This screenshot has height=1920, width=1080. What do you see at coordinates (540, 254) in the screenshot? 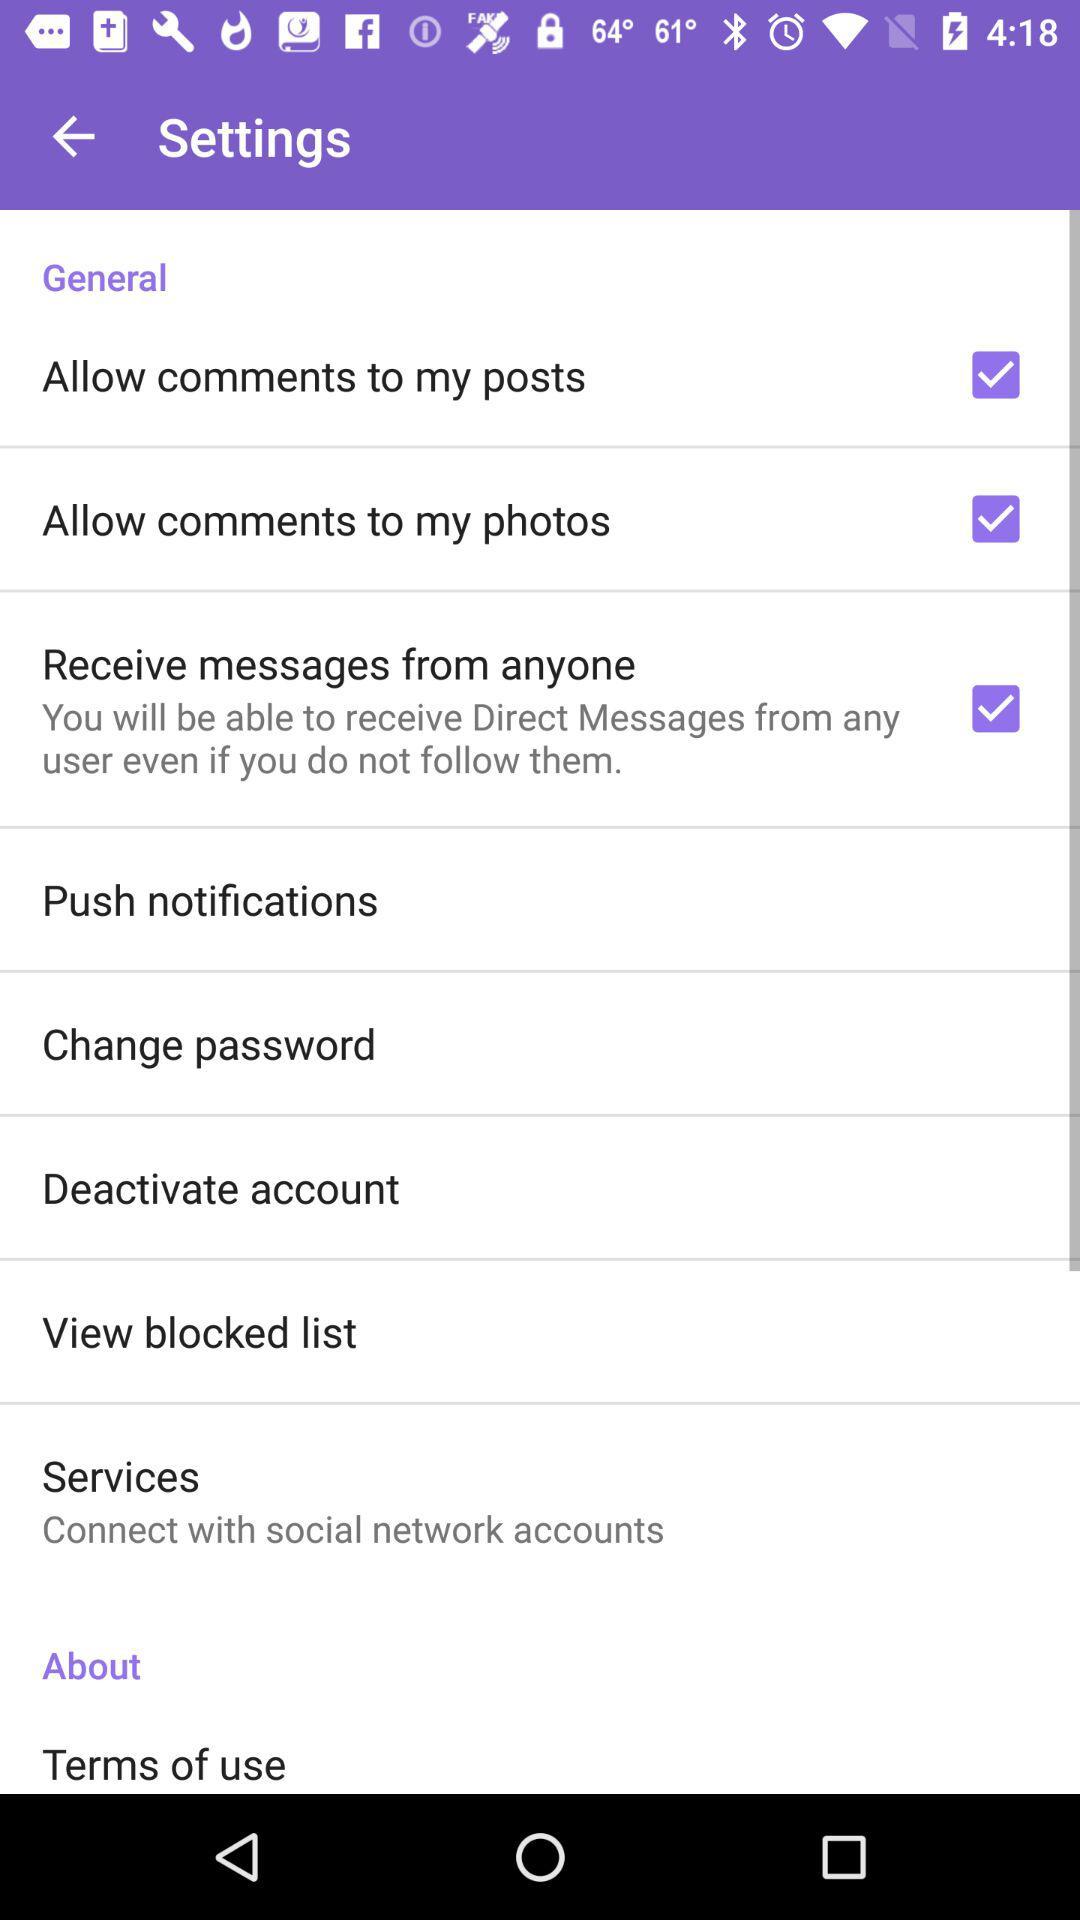
I see `the general icon` at bounding box center [540, 254].